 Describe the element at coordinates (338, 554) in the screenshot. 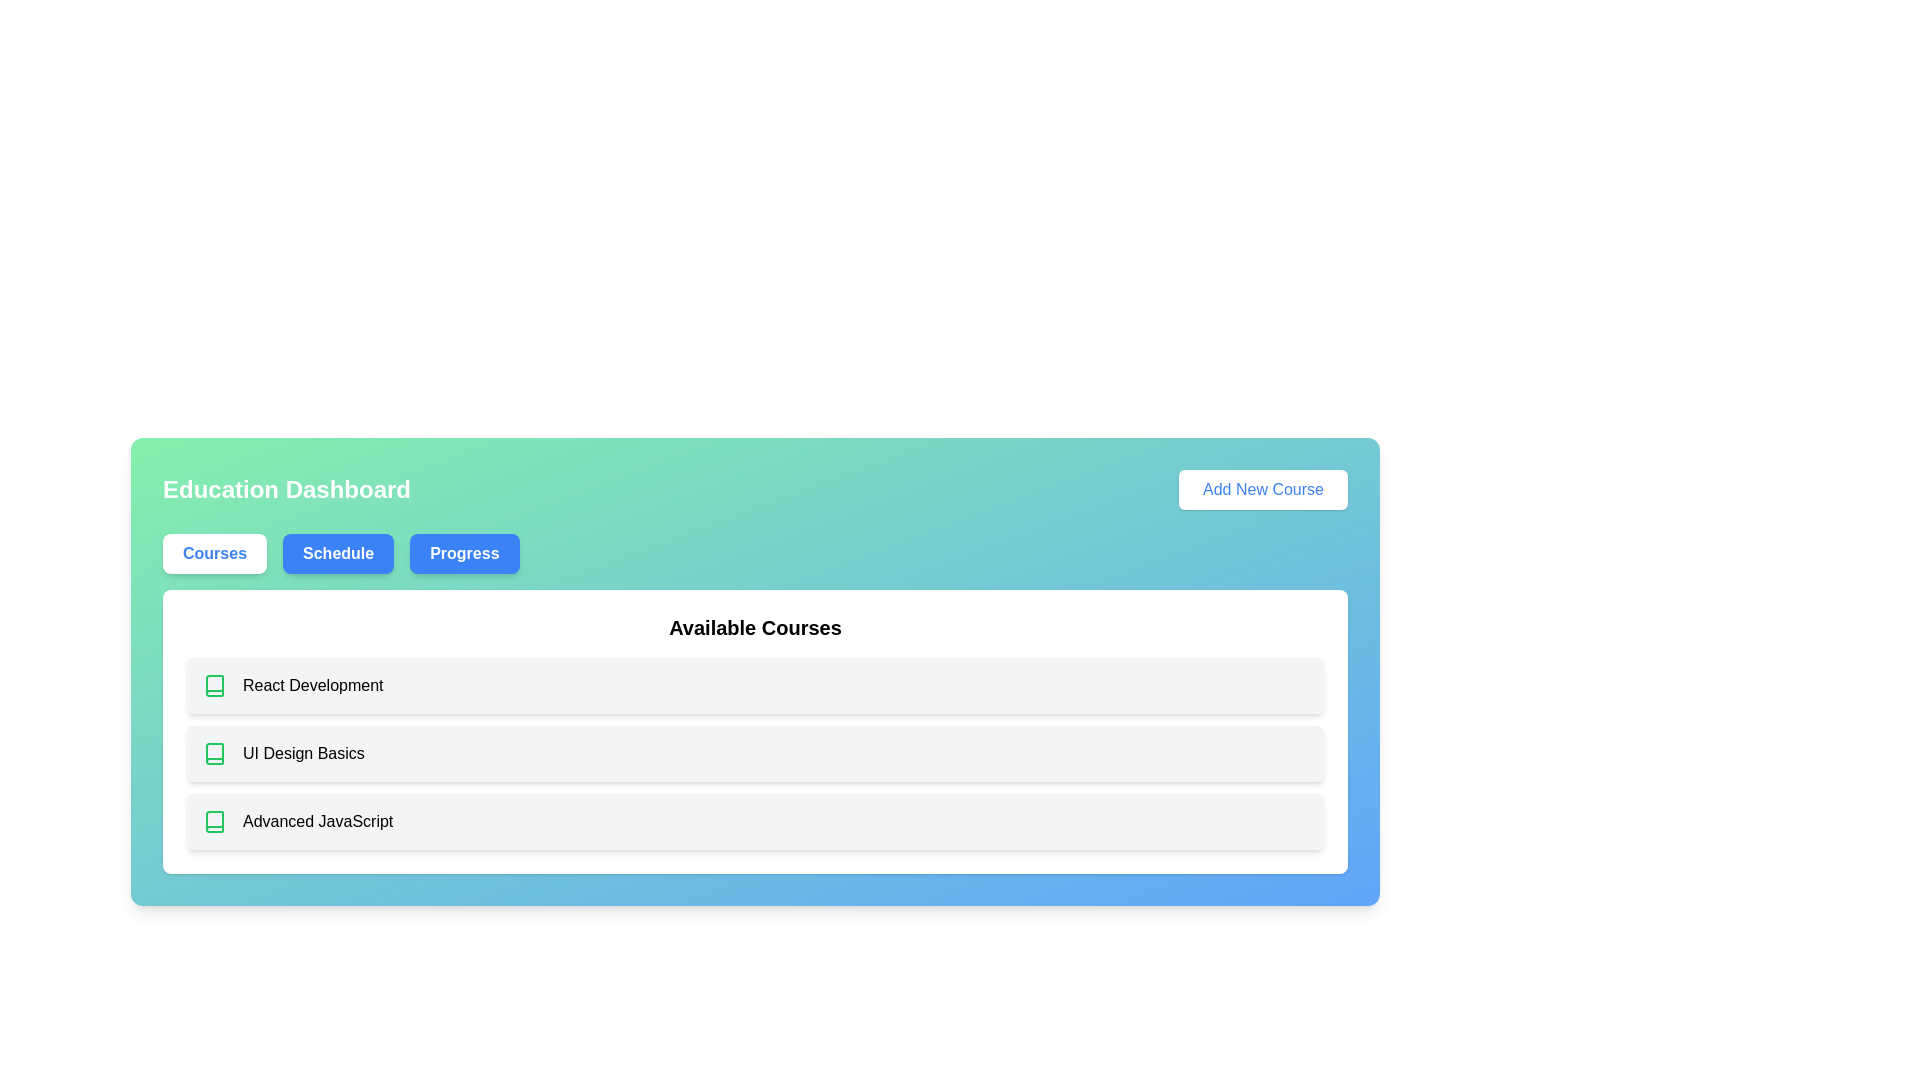

I see `the 'Schedule' tab-like button with white text on a blue background` at that location.